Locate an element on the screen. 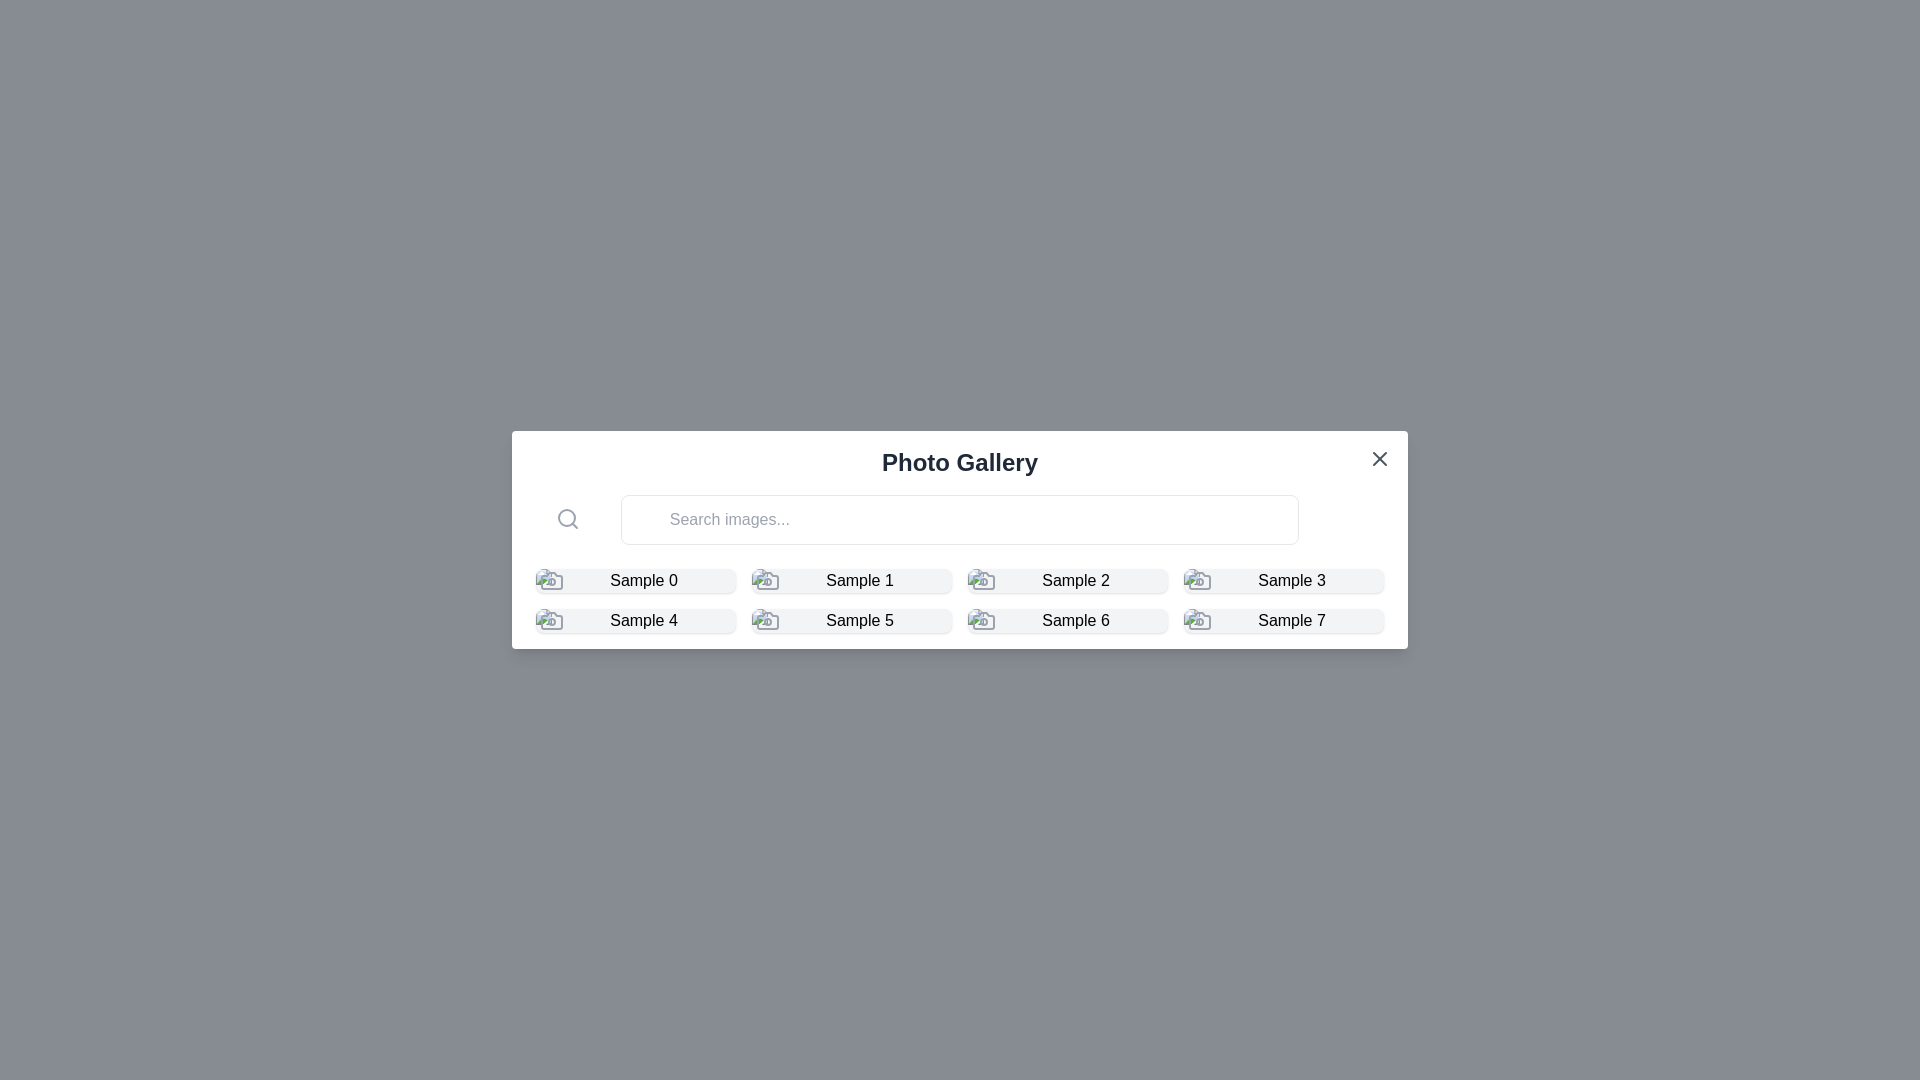 The height and width of the screenshot is (1080, 1920). the fourth image card in the photo gallery located at the bottom right corner of the top row is located at coordinates (1283, 581).